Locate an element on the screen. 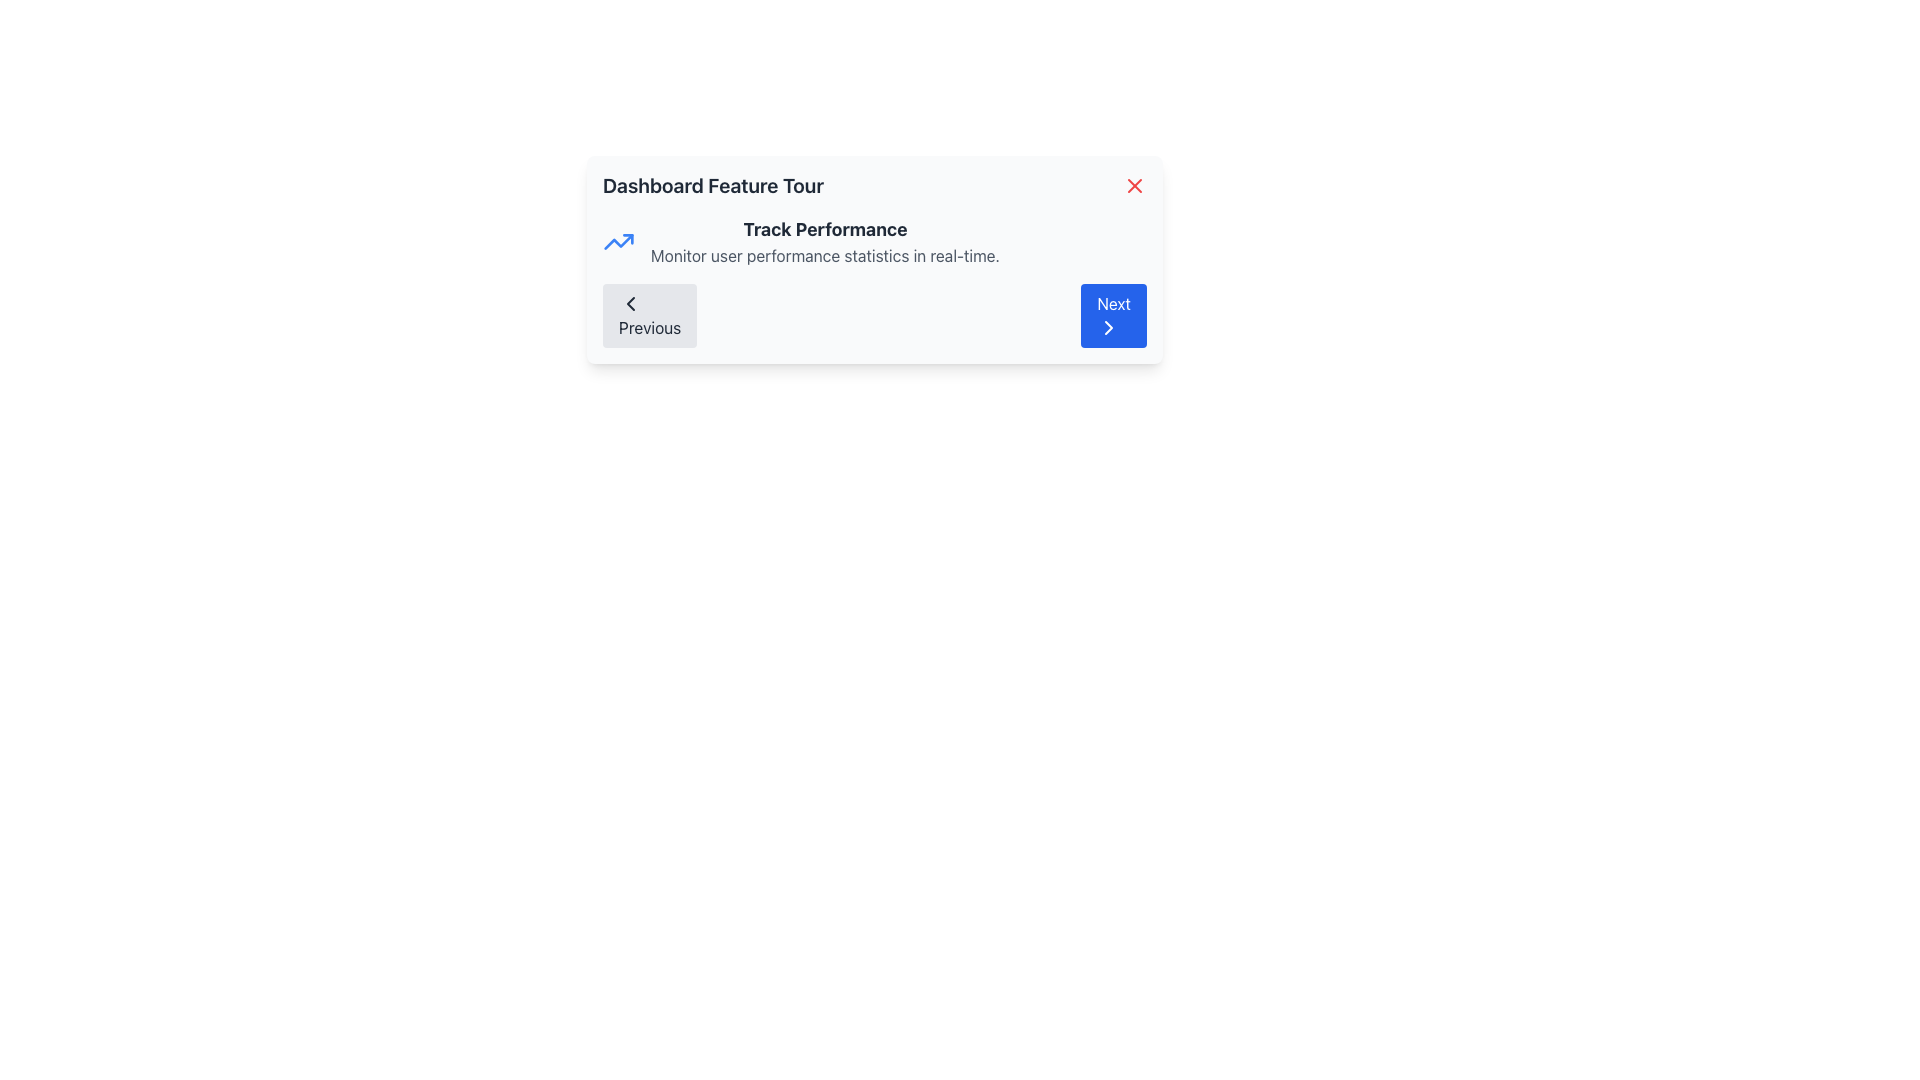 The image size is (1920, 1080). the blue upward trending chart icon located to the left of the text 'Track Performance' and 'Monitor user performance statistics in real-time.' is located at coordinates (618, 241).